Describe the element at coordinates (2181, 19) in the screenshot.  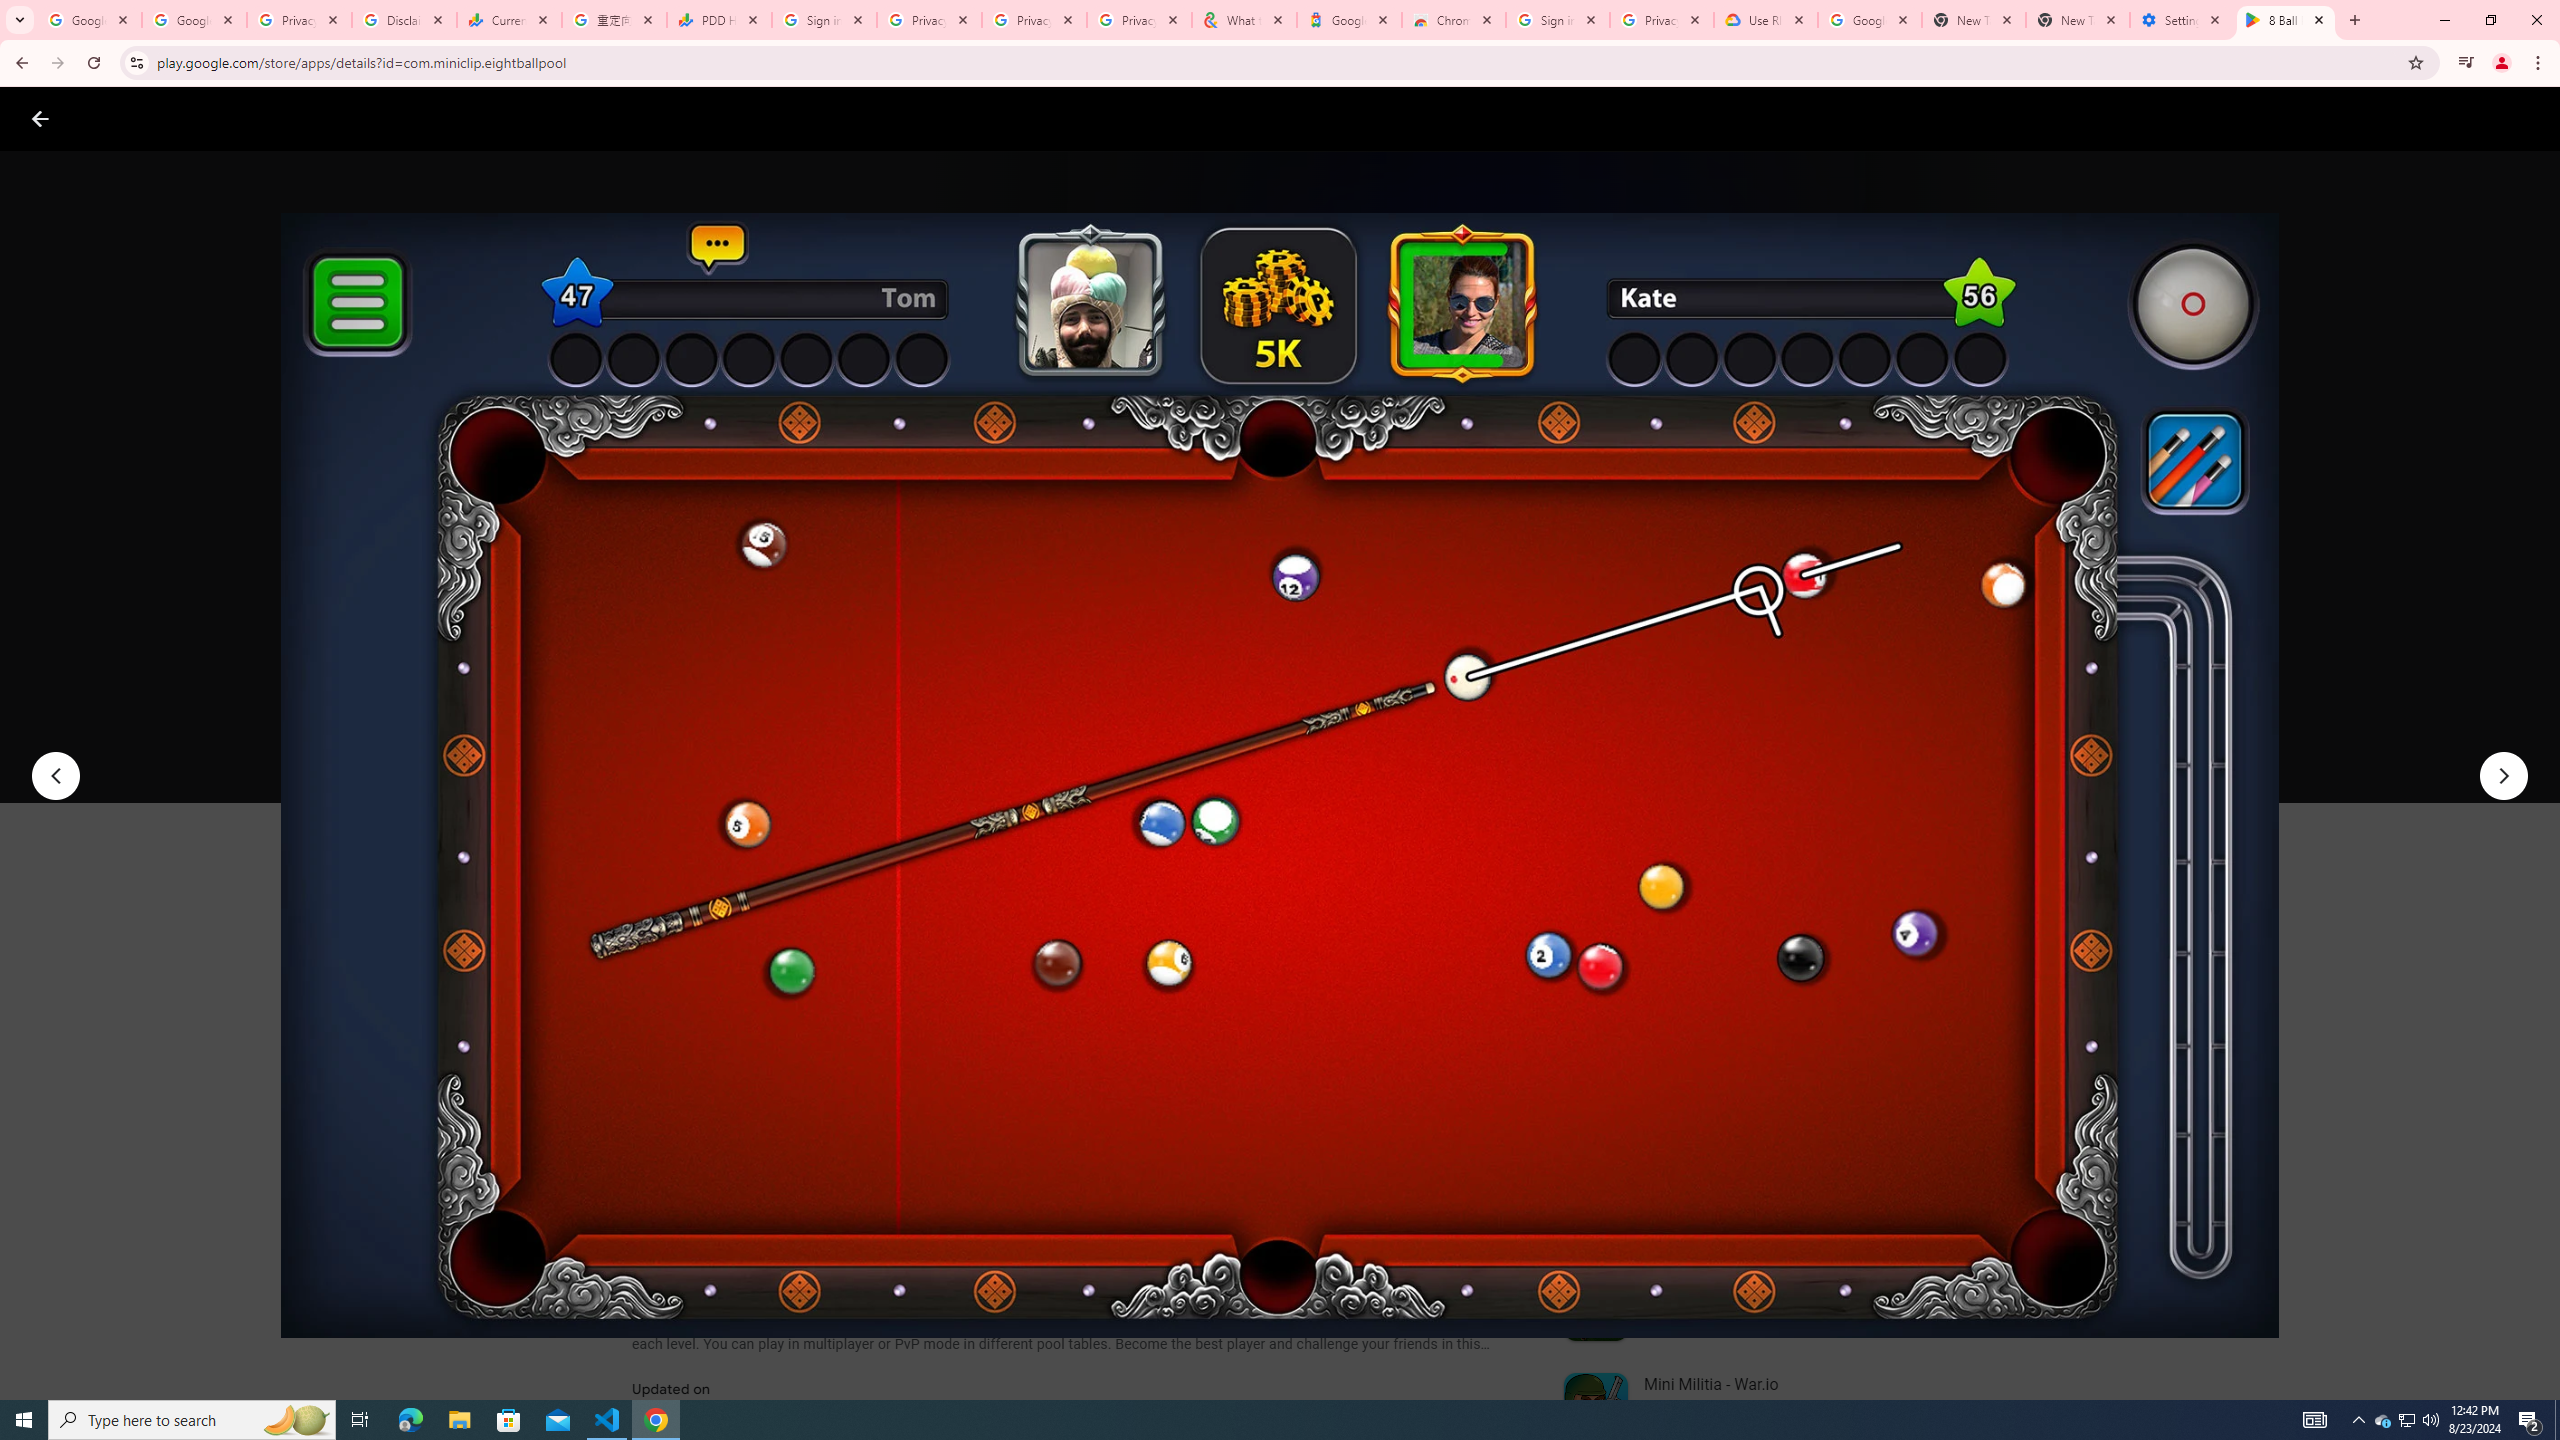
I see `'Settings - System'` at that location.